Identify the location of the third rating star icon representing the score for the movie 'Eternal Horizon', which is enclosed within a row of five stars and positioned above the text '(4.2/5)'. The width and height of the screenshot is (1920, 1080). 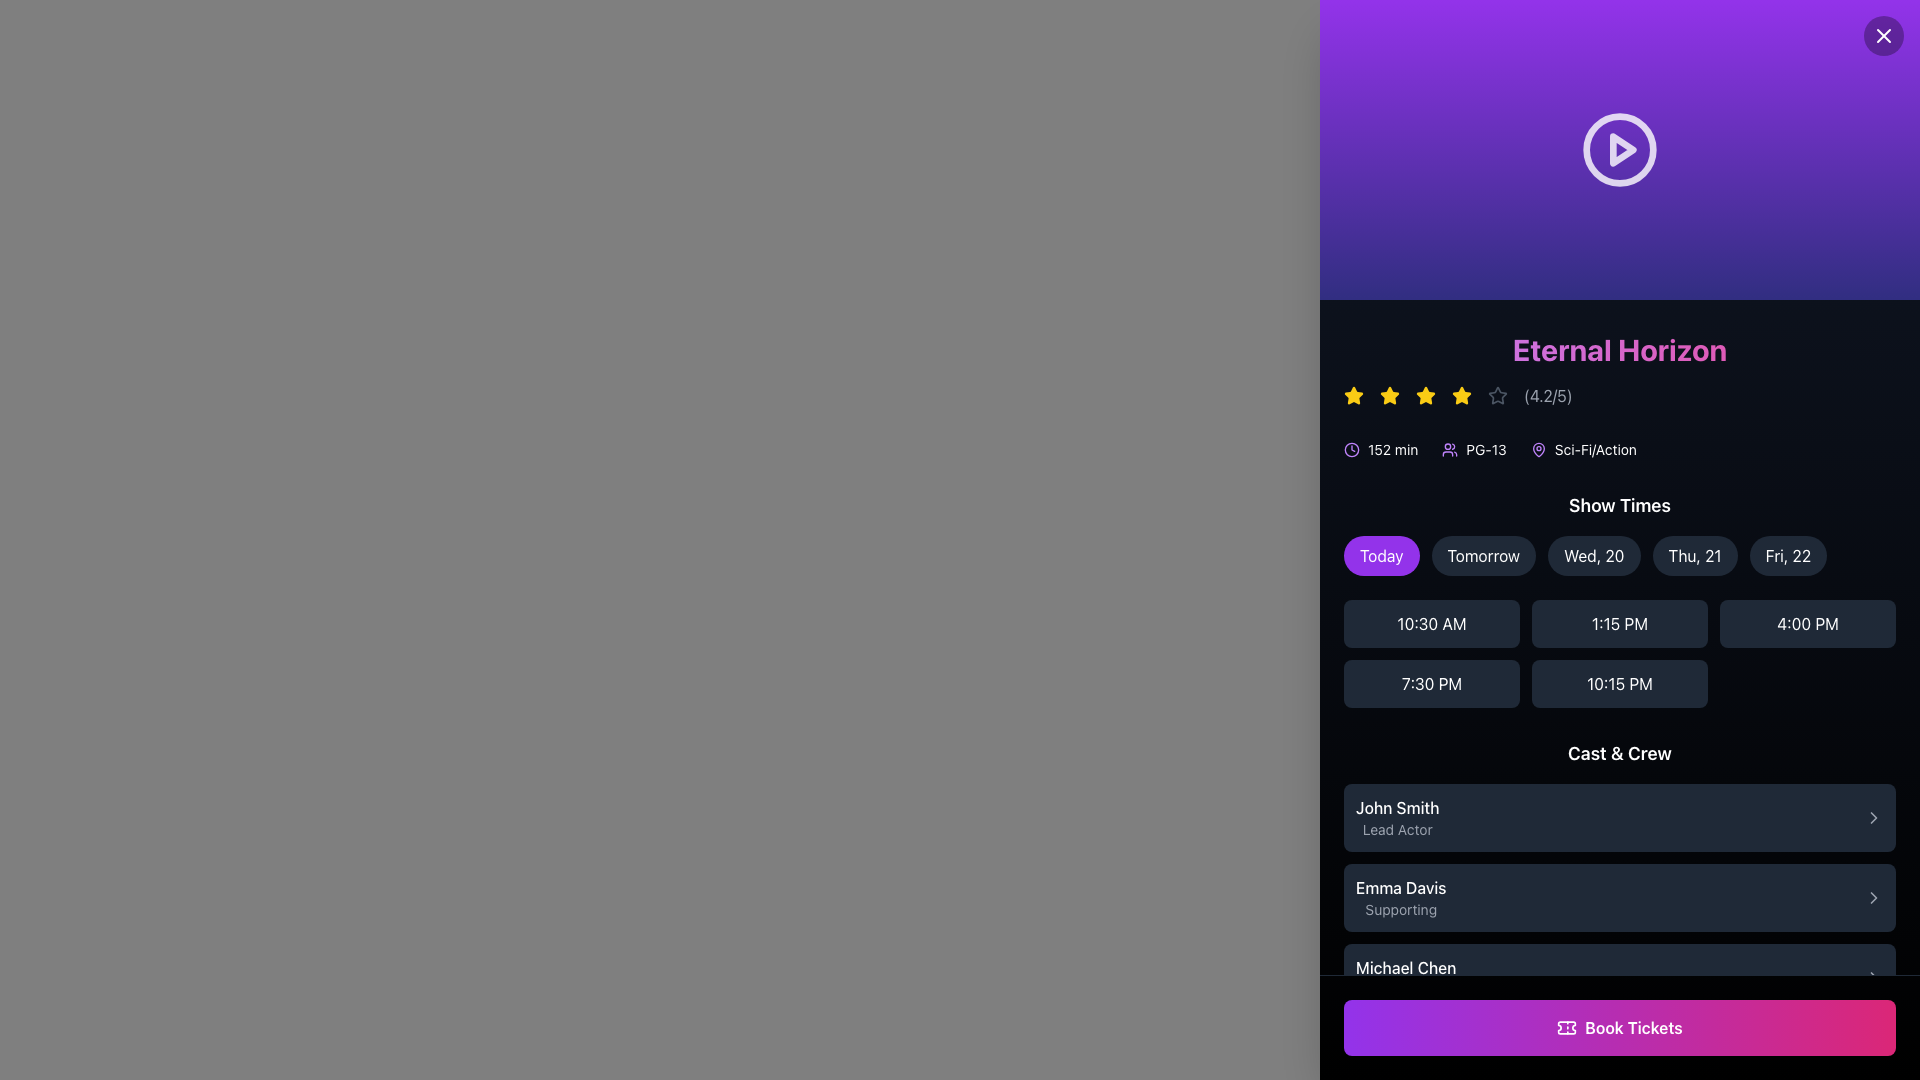
(1424, 395).